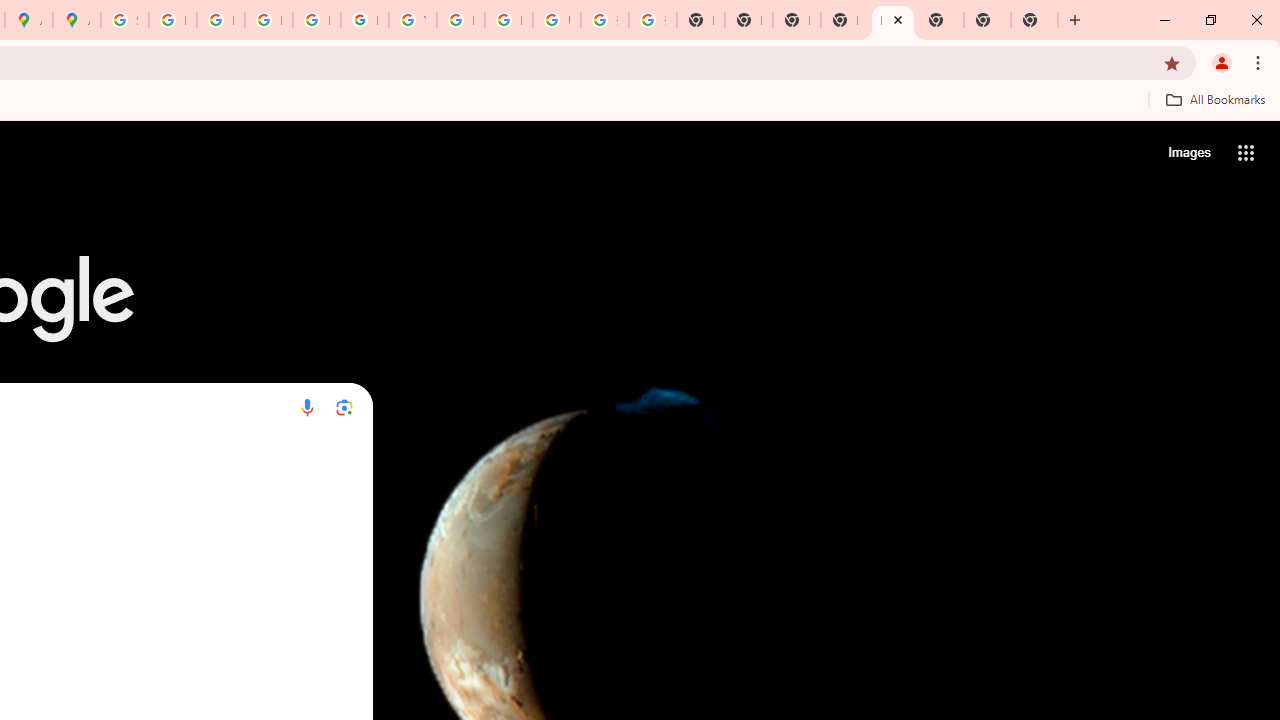 The width and height of the screenshot is (1280, 720). Describe the element at coordinates (1189, 152) in the screenshot. I see `'Search for Images '` at that location.